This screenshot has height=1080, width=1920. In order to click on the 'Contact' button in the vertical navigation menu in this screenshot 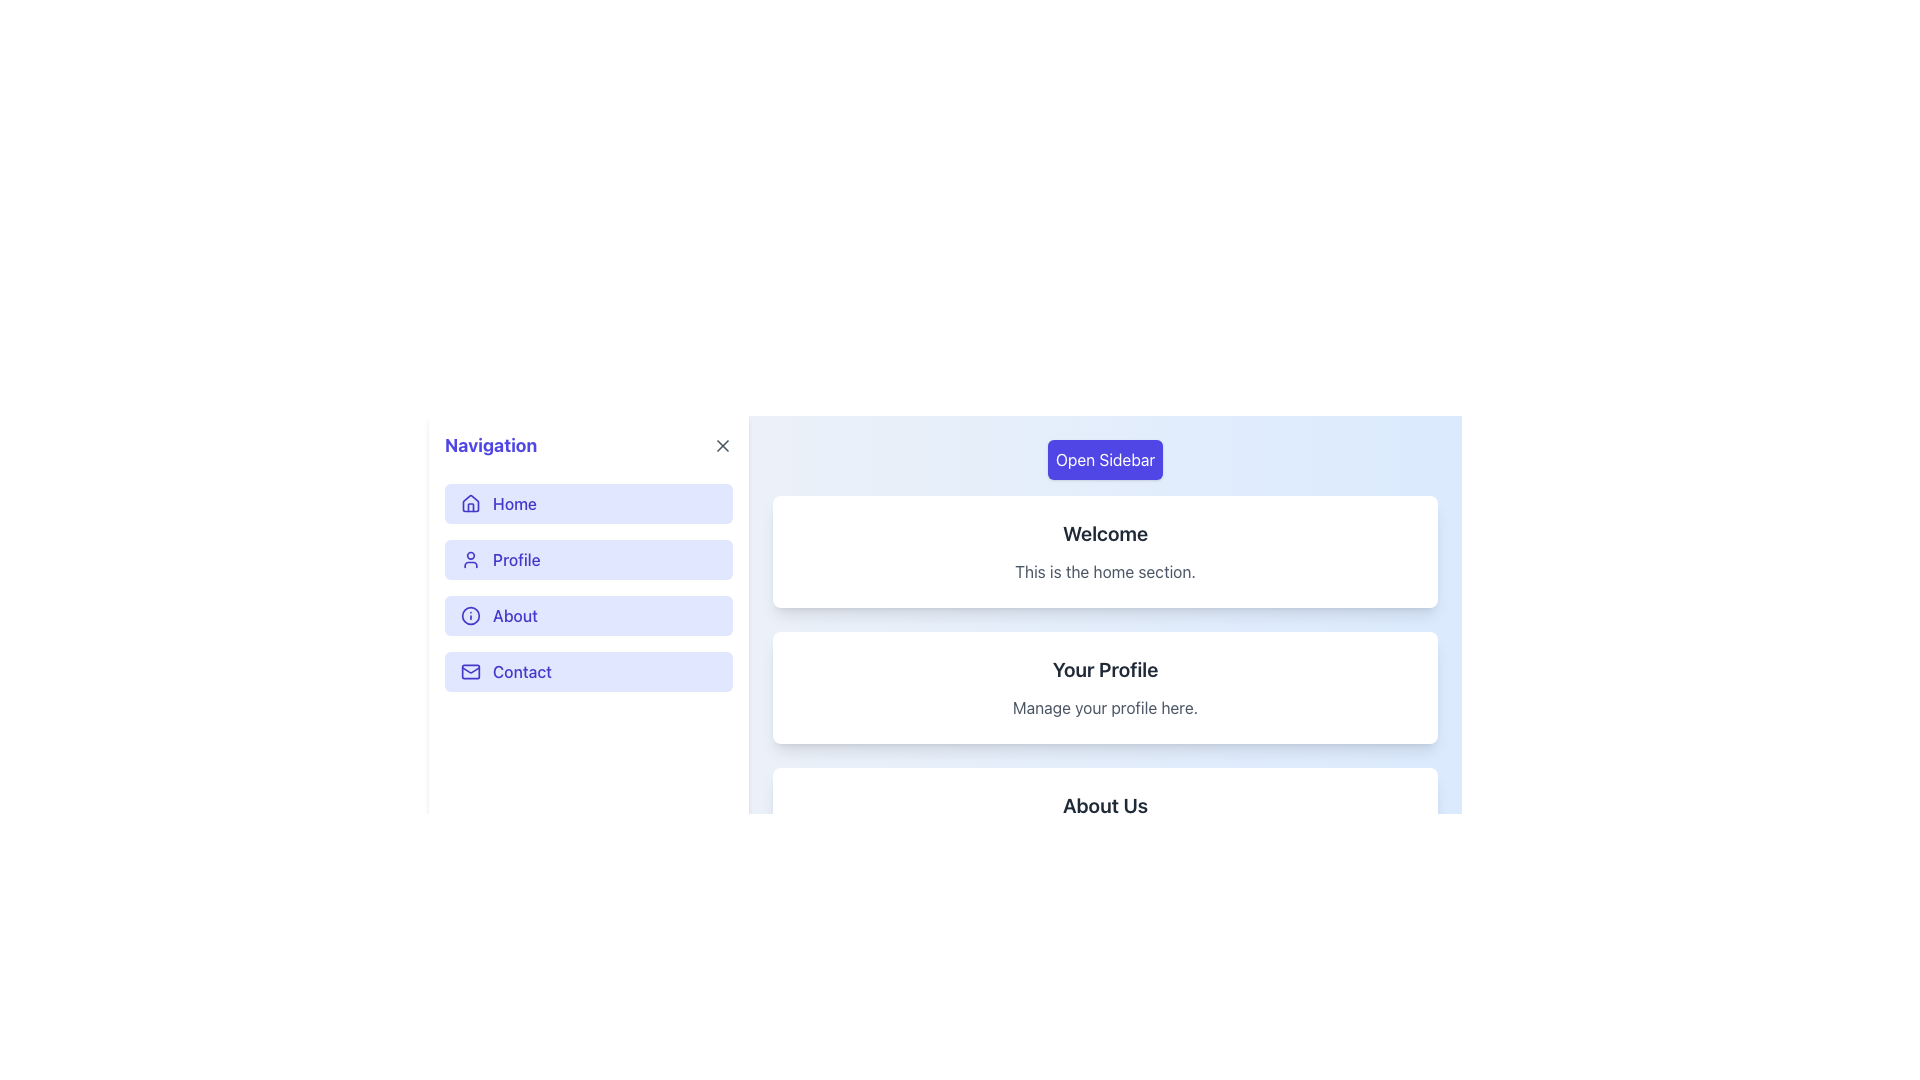, I will do `click(588, 671)`.